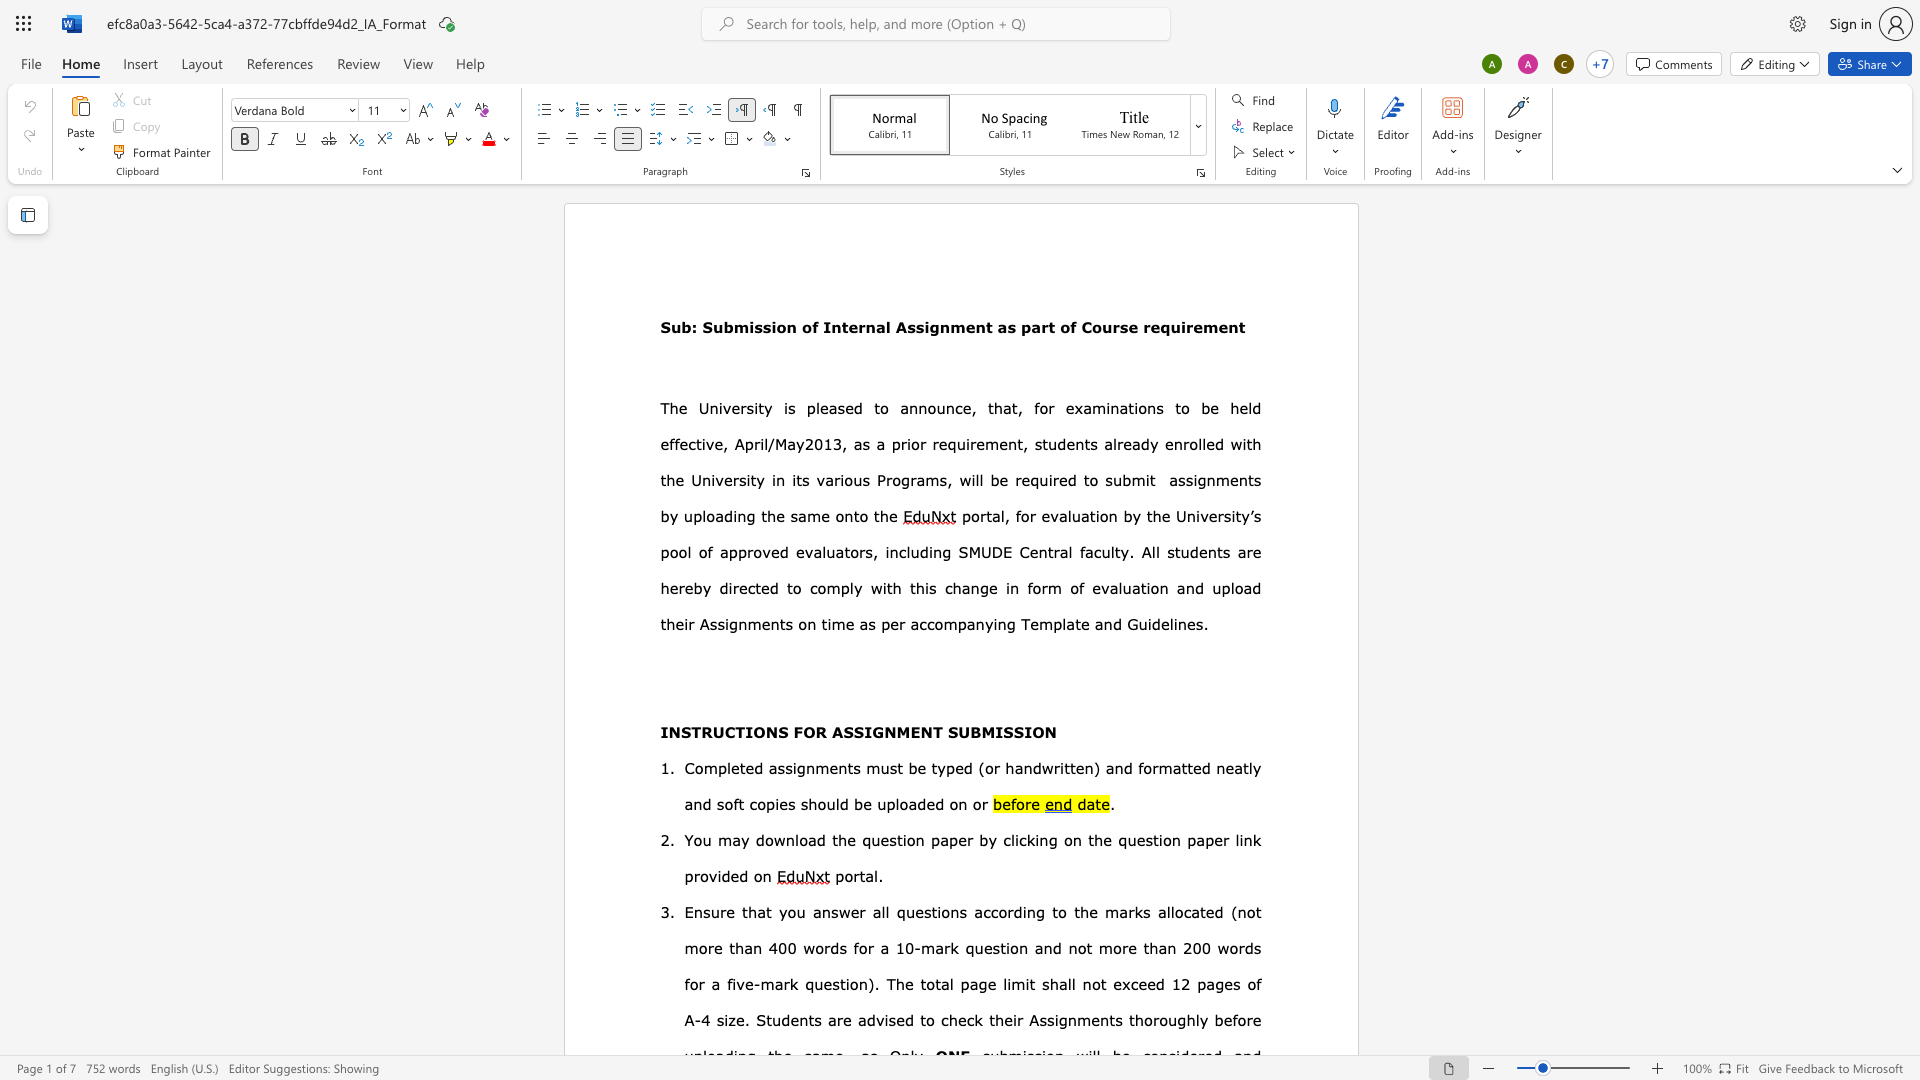 Image resolution: width=1920 pixels, height=1080 pixels. I want to click on the space between the continuous character "e" and "d" in the text, so click(854, 407).